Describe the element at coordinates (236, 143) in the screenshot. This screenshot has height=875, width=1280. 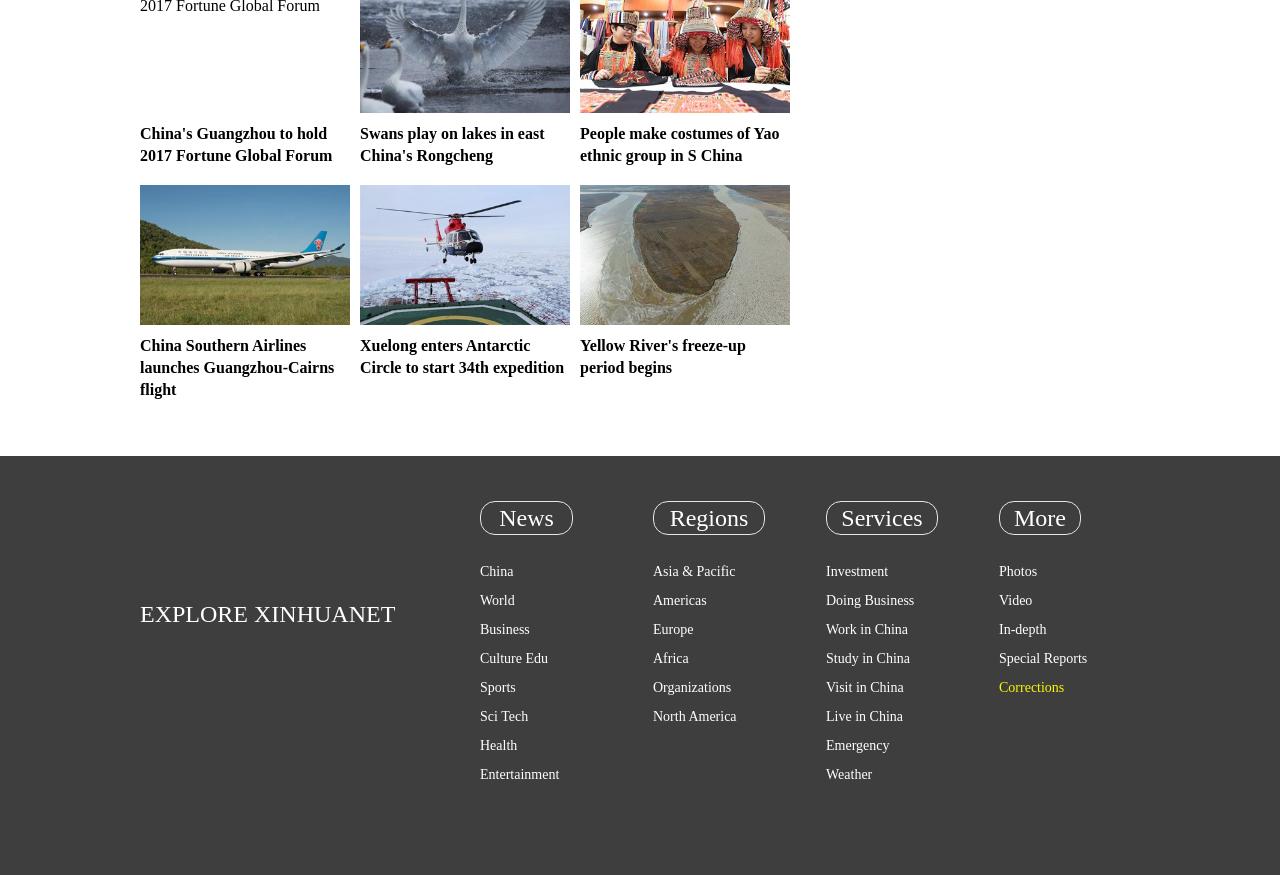
I see `'China's Guangzhou to hold 2017 Fortune Global Forum'` at that location.